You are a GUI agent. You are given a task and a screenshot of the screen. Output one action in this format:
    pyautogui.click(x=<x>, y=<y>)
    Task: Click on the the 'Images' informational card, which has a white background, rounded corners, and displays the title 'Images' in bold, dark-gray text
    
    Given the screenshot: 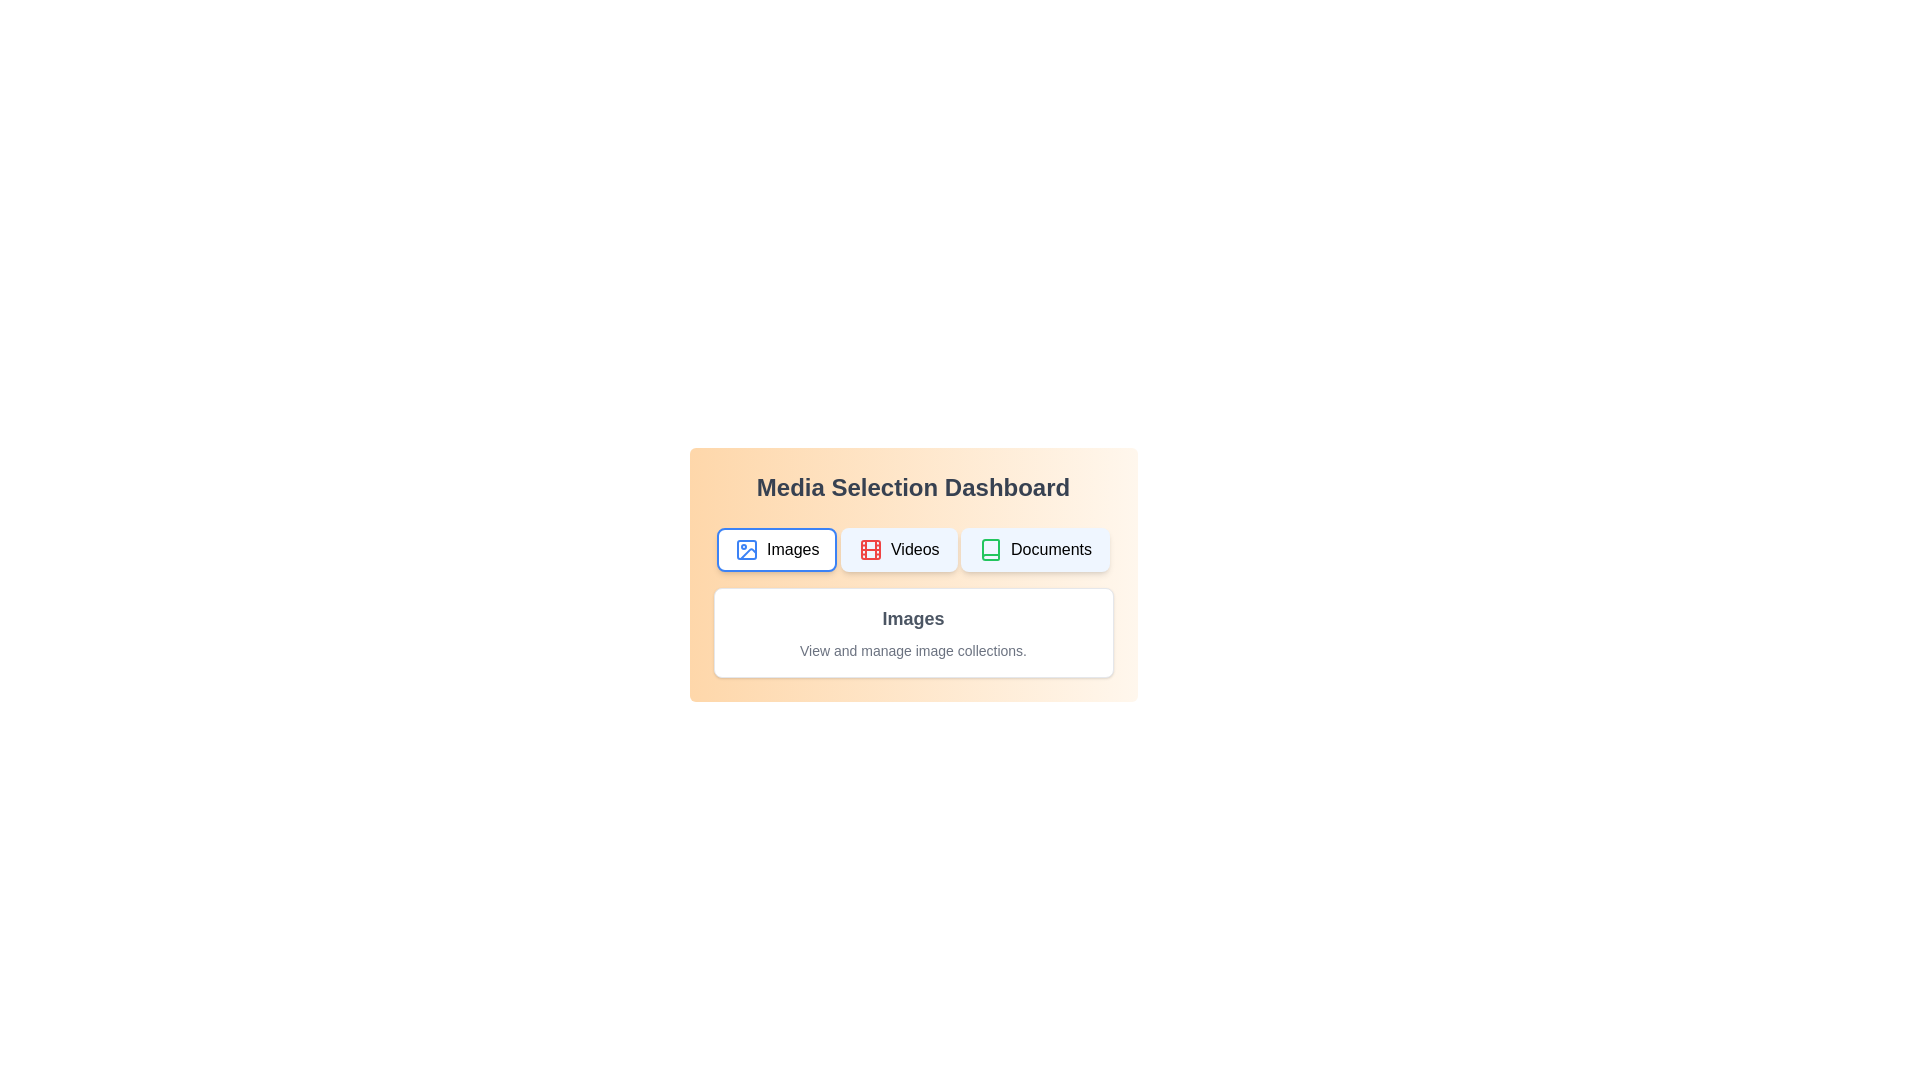 What is the action you would take?
    pyautogui.click(x=912, y=632)
    